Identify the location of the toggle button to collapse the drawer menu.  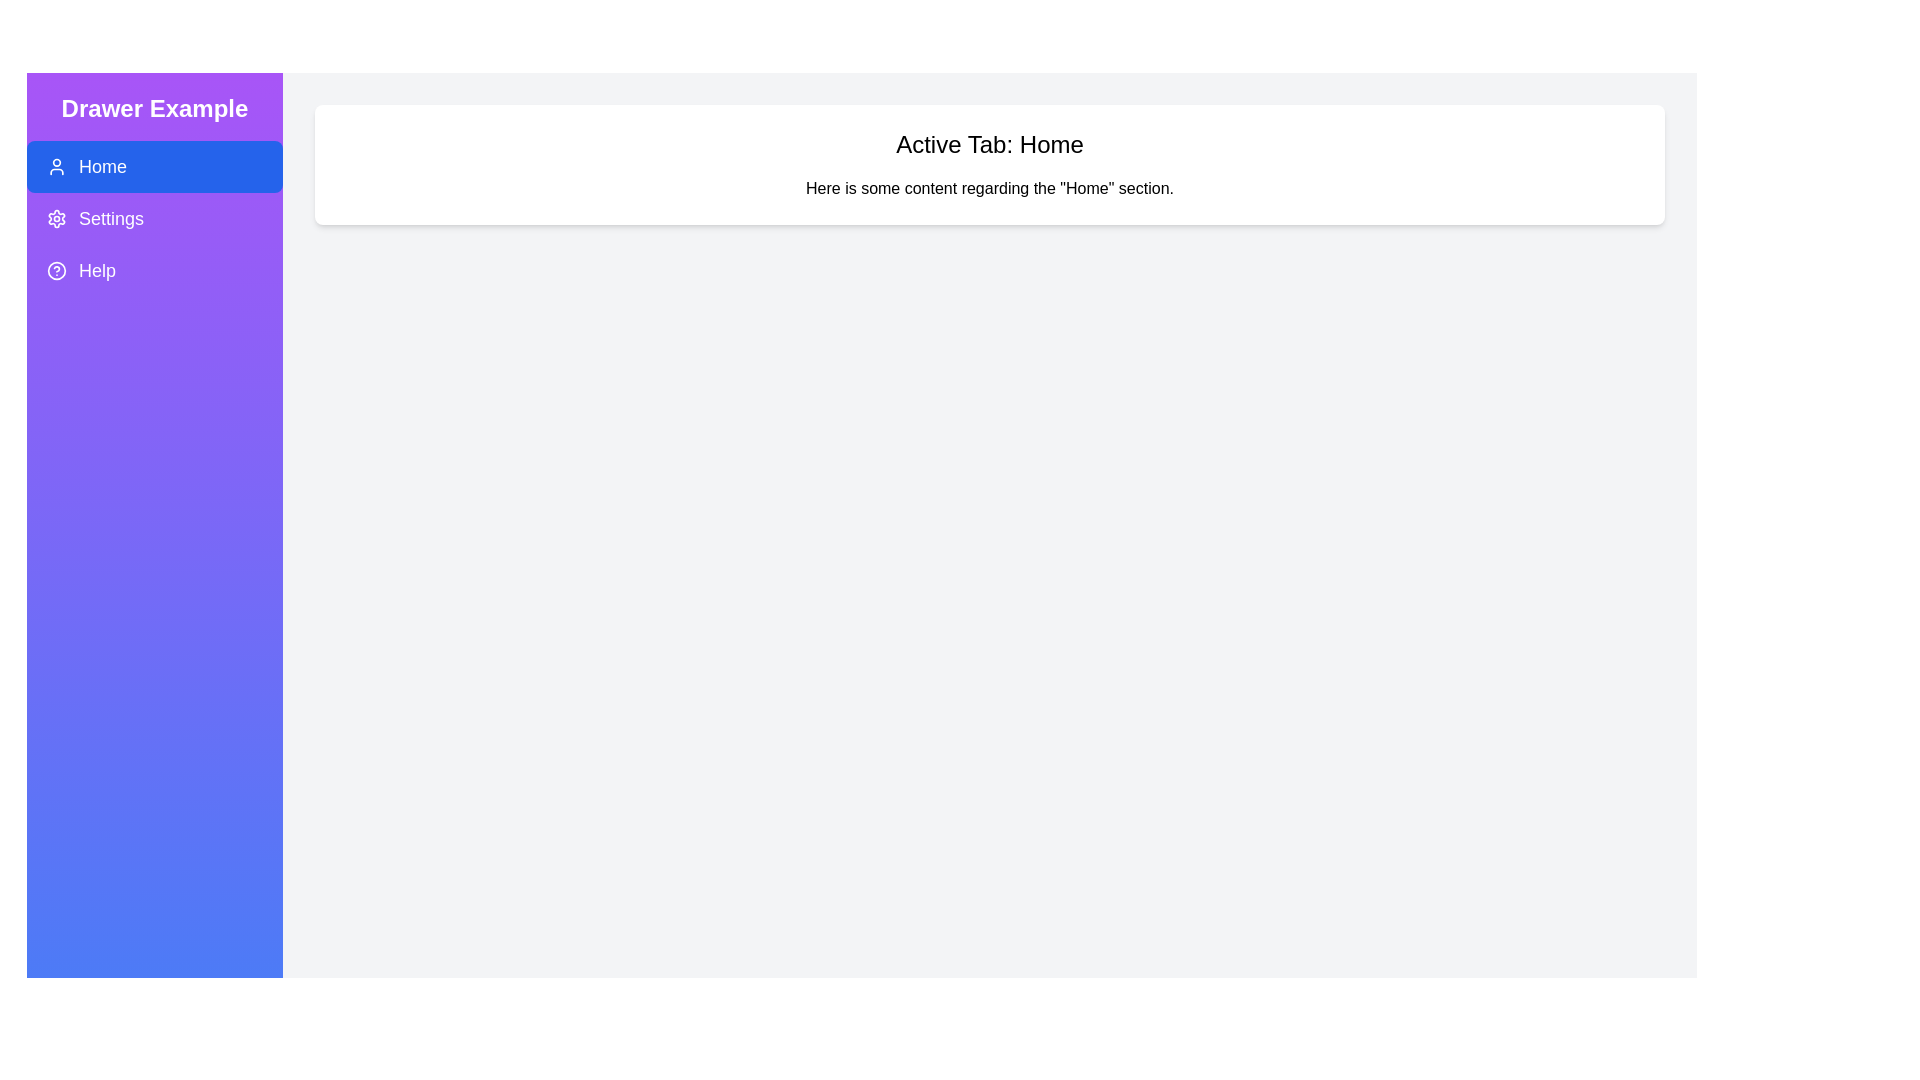
(49, 49).